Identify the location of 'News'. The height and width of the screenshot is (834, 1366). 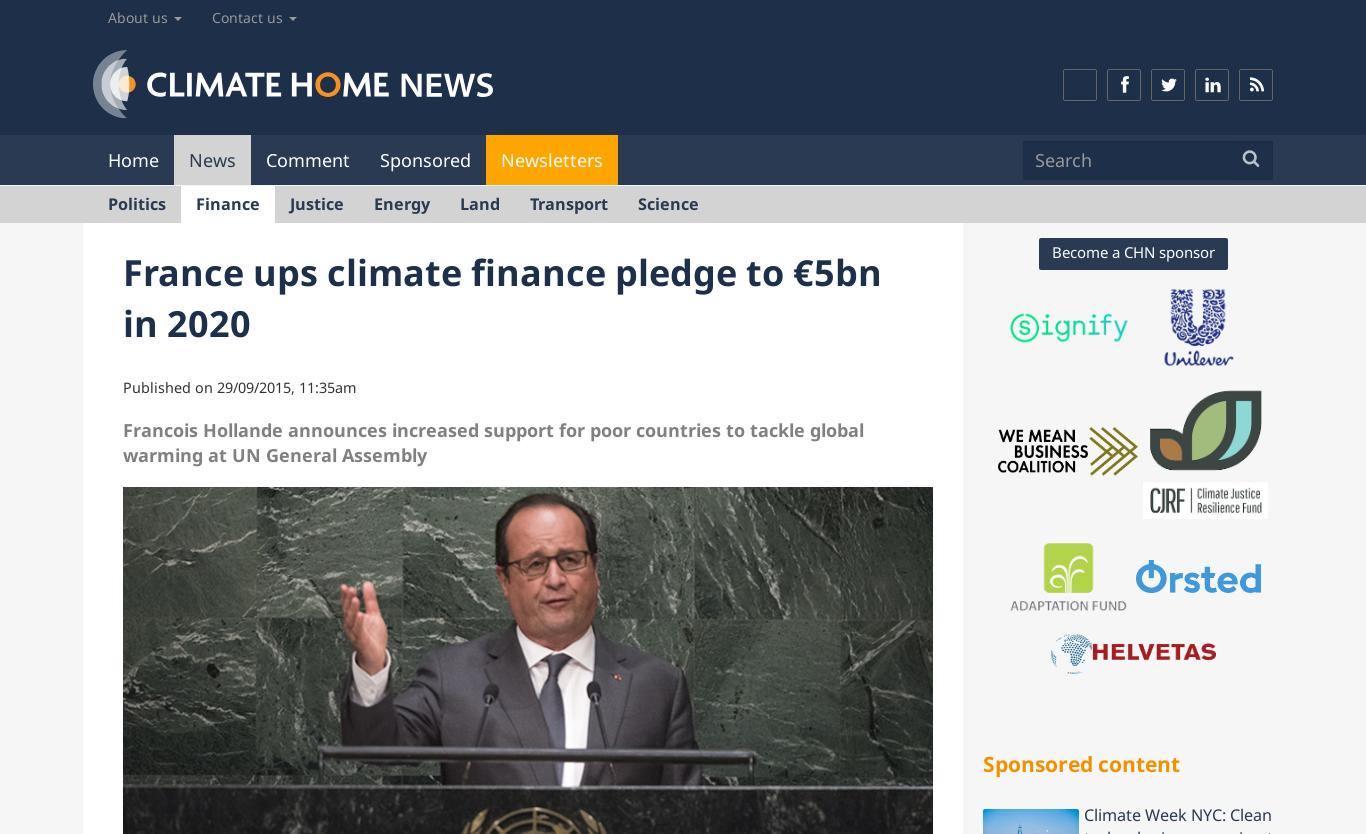
(211, 158).